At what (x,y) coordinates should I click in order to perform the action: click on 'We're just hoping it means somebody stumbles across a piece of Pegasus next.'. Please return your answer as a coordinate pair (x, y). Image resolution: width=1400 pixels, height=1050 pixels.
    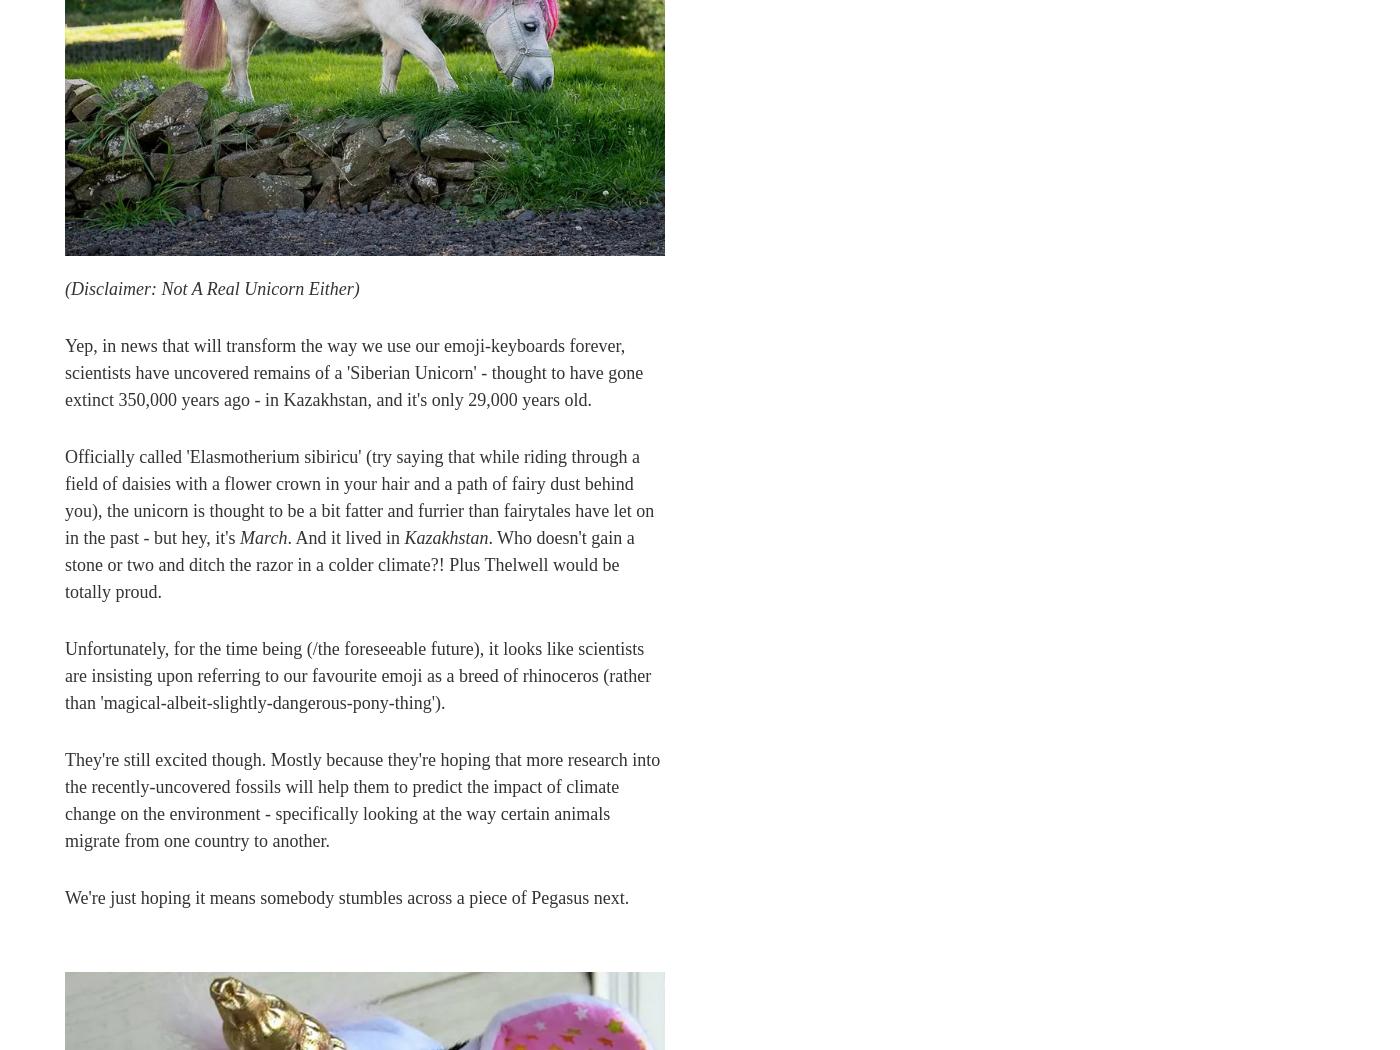
    Looking at the image, I should click on (64, 896).